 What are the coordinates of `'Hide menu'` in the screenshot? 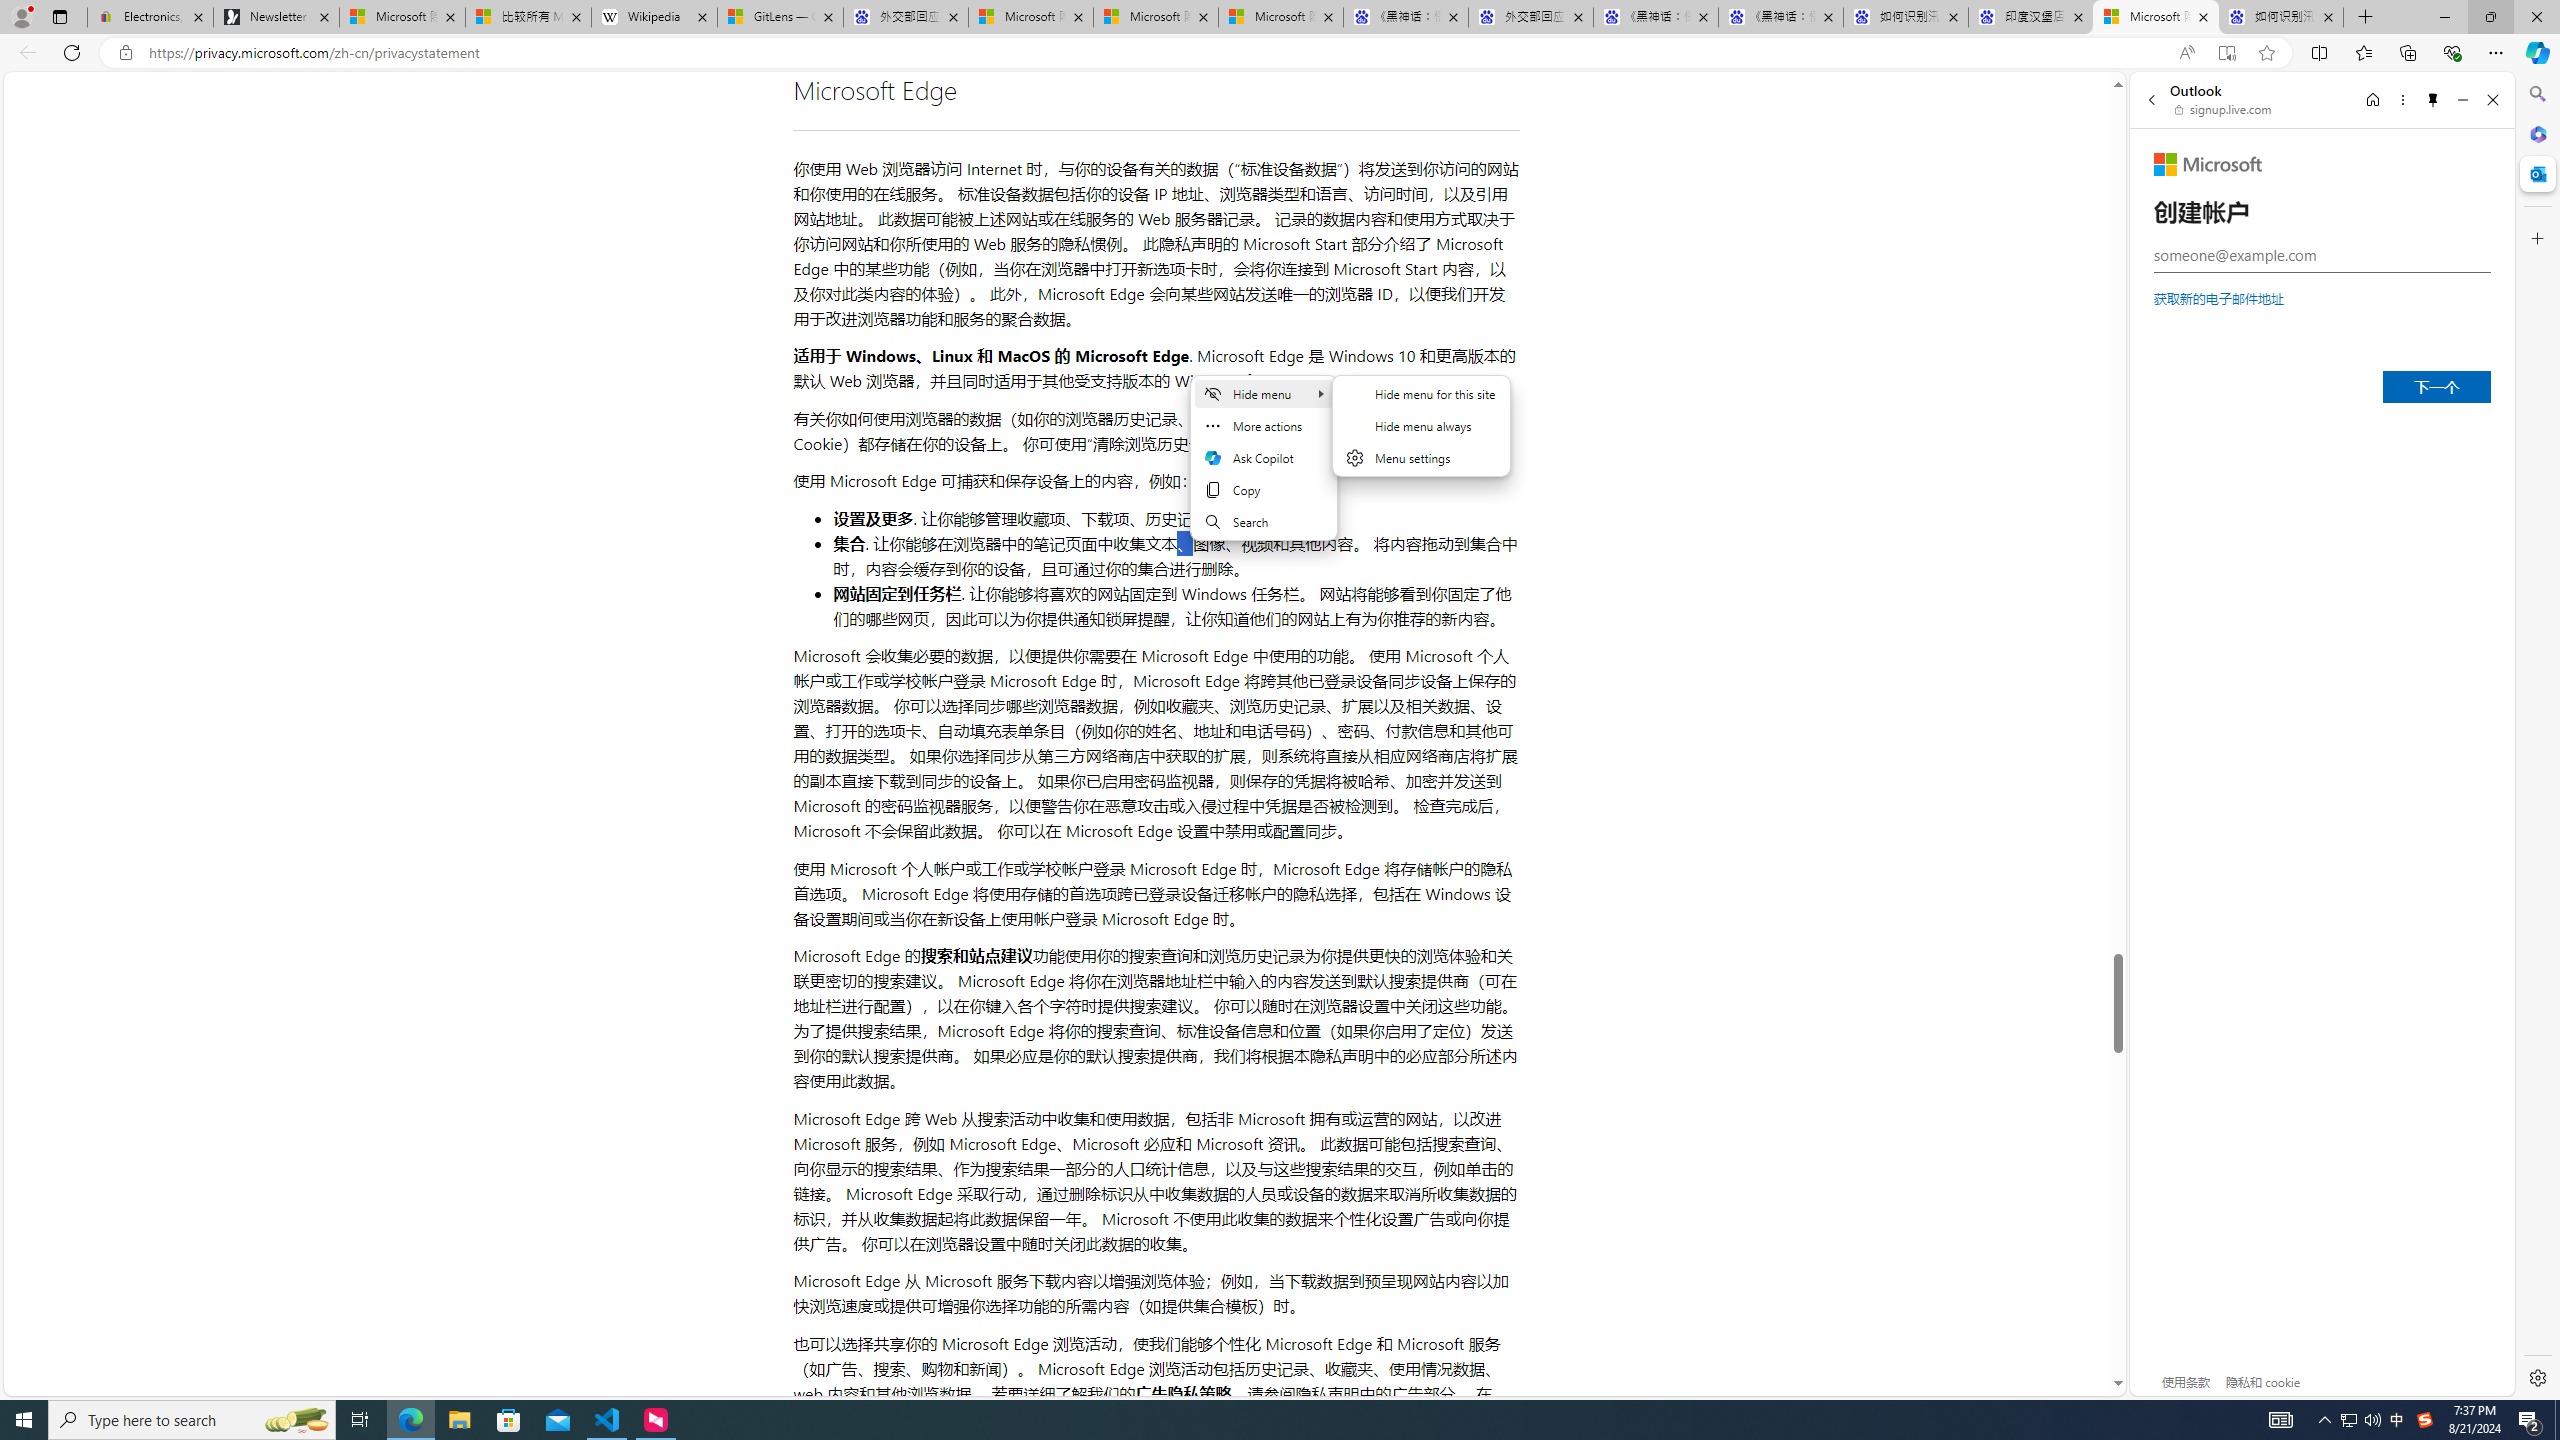 It's located at (1422, 425).